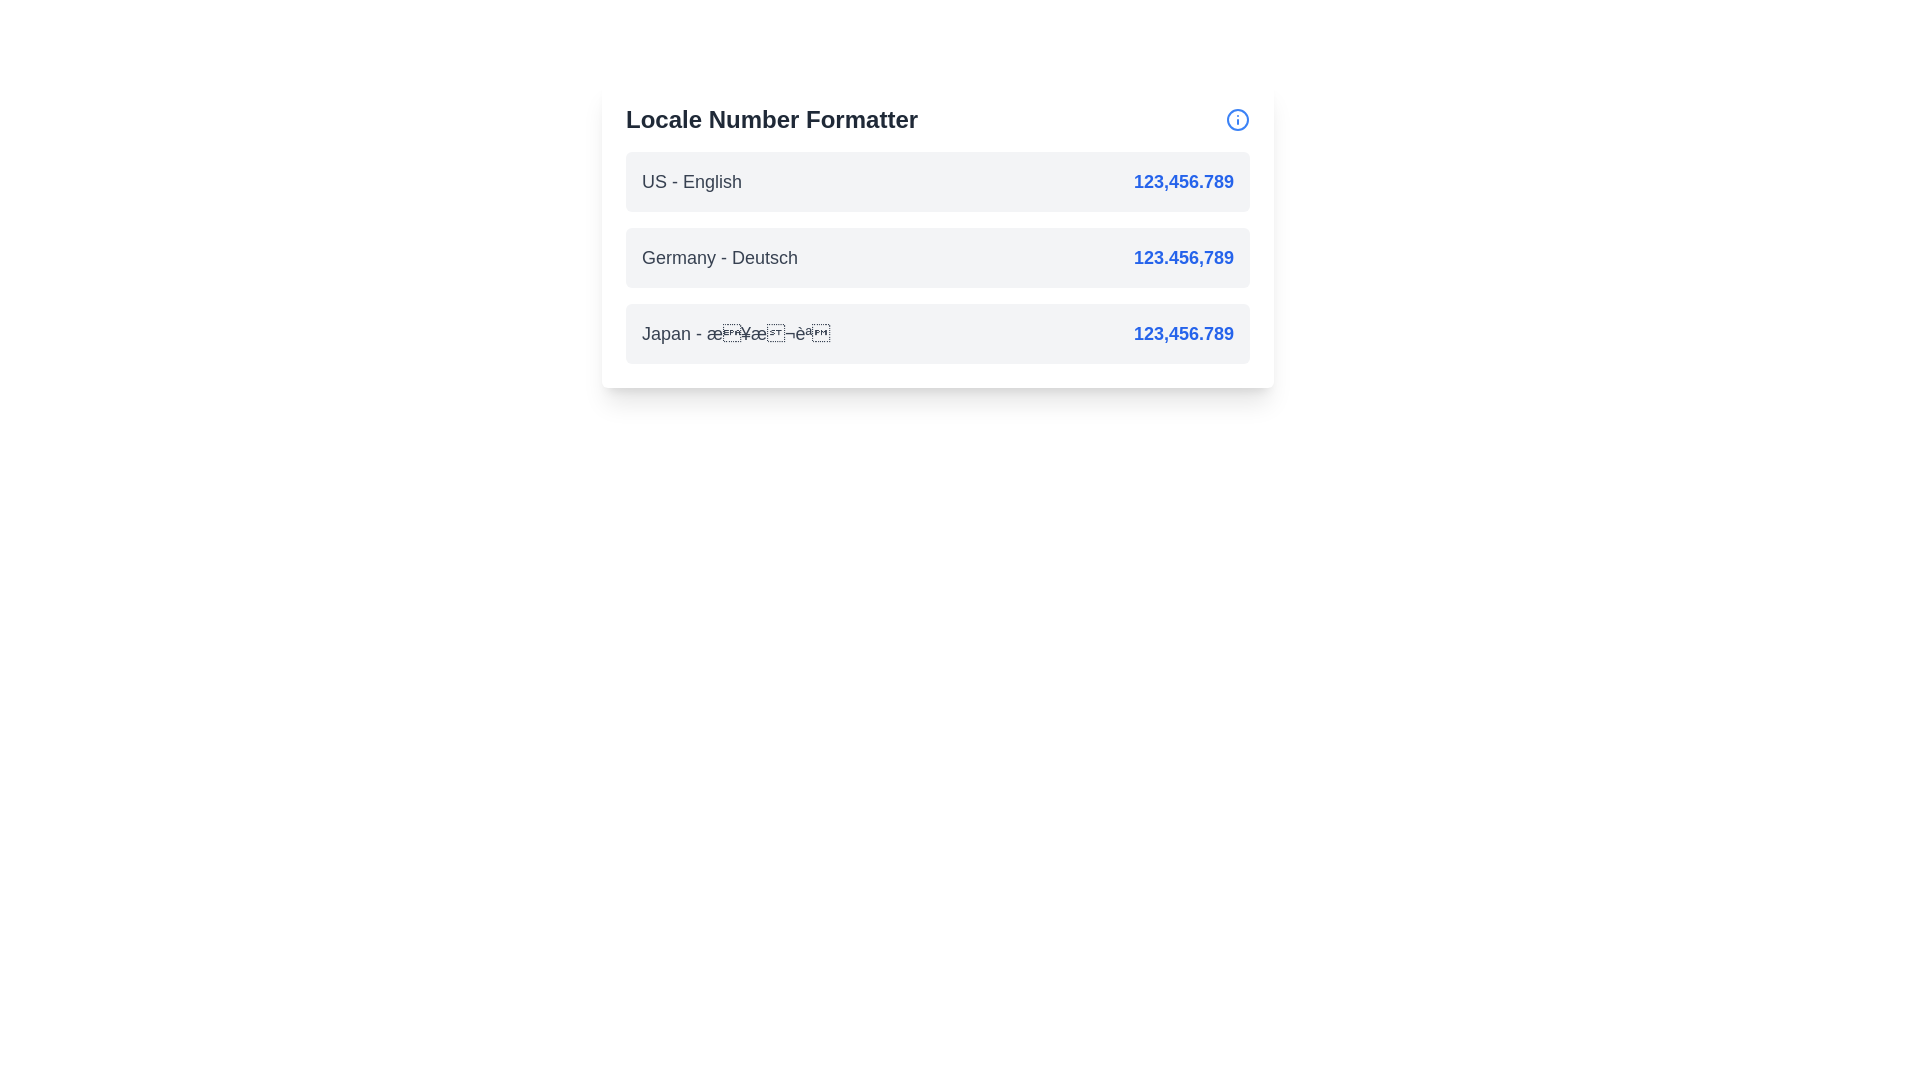 Image resolution: width=1920 pixels, height=1080 pixels. I want to click on the SVG circle element that visually represents part of the informational icon within the 'Locale Number Formatter' module, located at the top-right corner of the layout, so click(1237, 119).